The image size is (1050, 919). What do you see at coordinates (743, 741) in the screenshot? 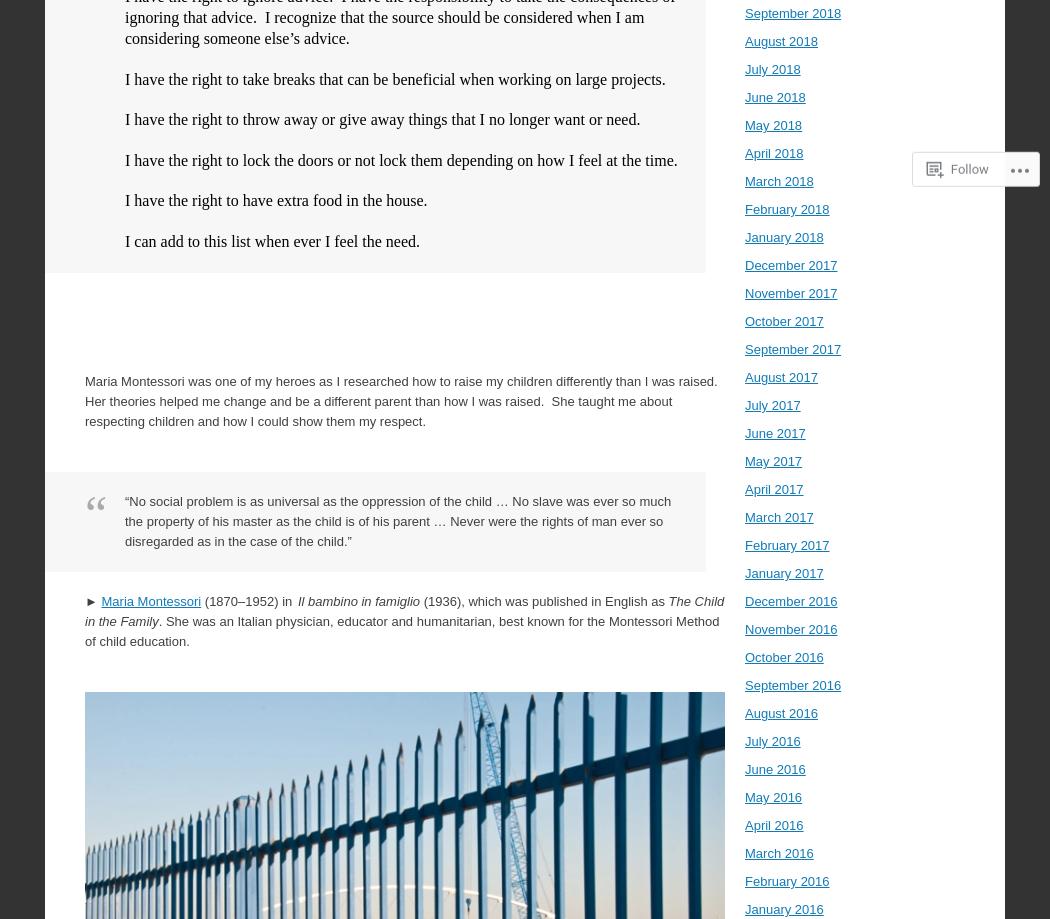
I see `'July 2016'` at bounding box center [743, 741].